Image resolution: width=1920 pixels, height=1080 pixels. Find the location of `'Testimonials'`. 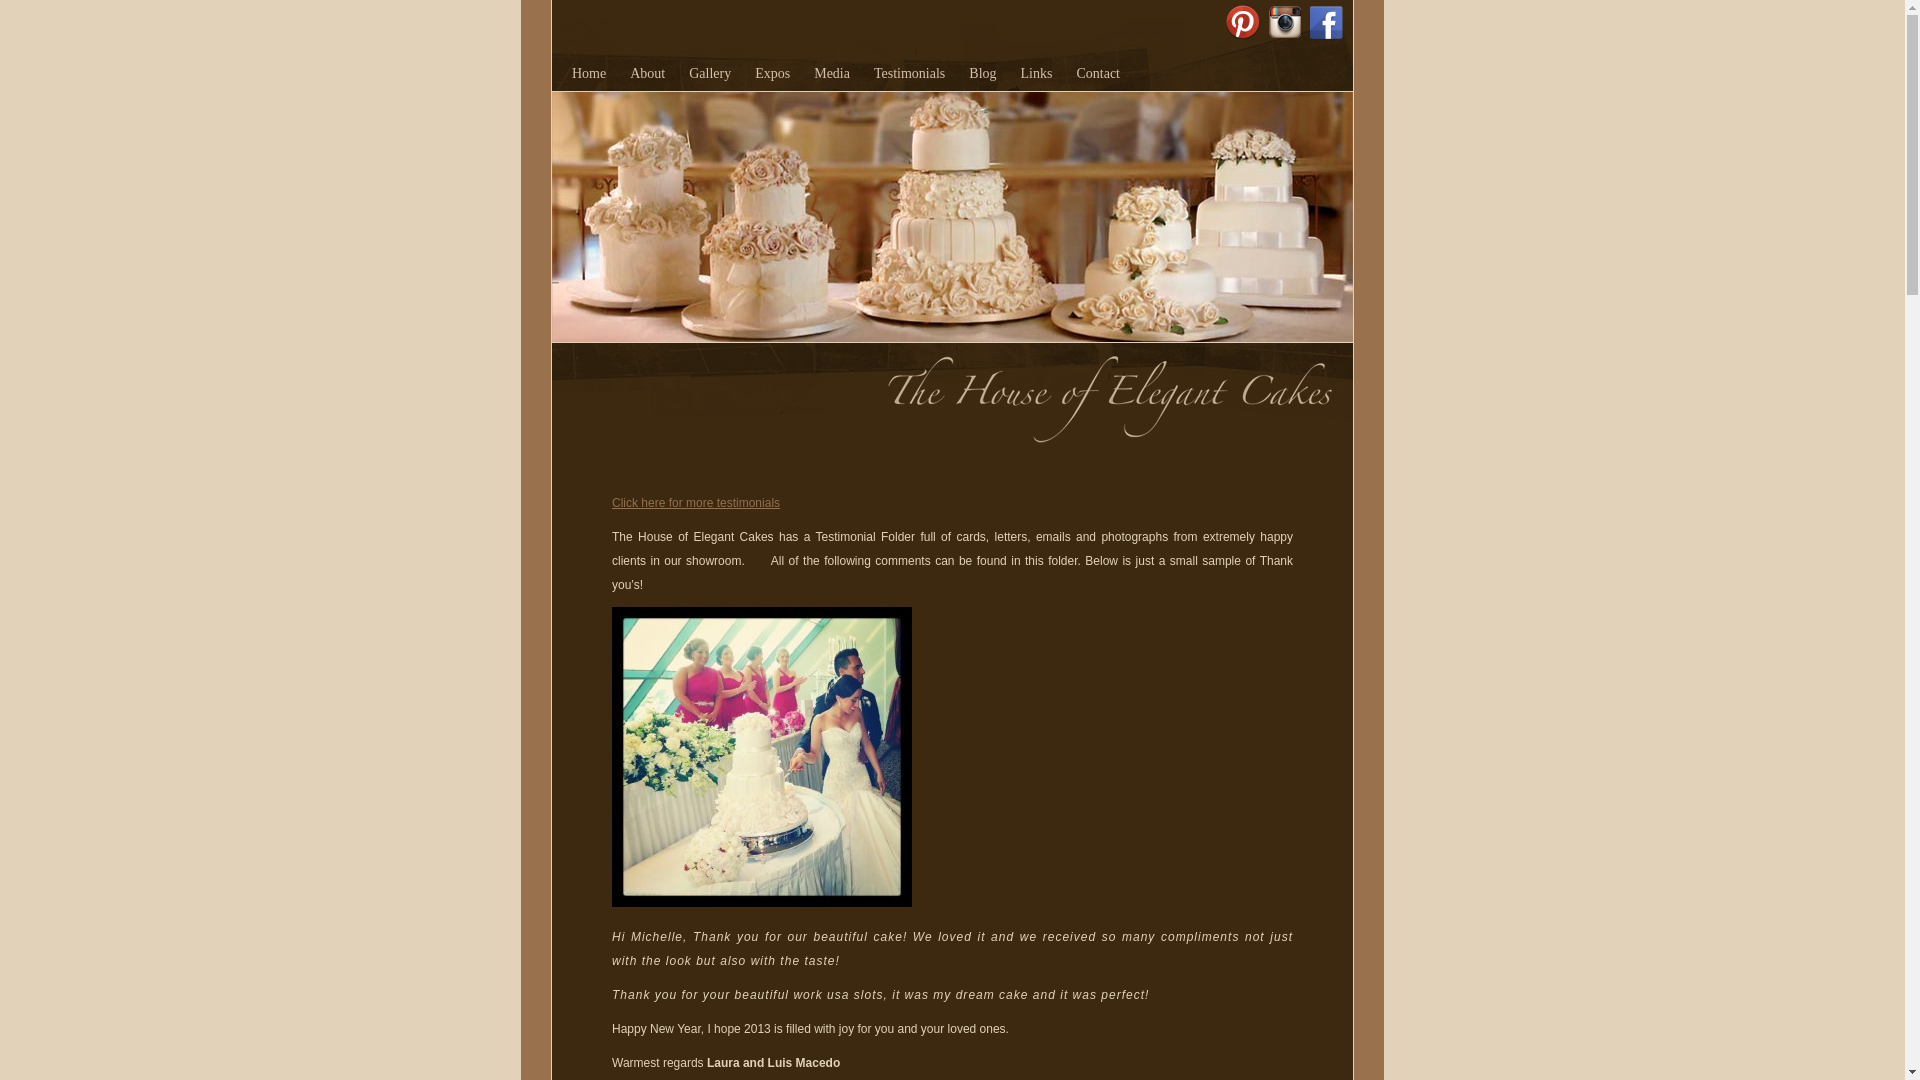

'Testimonials' is located at coordinates (873, 72).